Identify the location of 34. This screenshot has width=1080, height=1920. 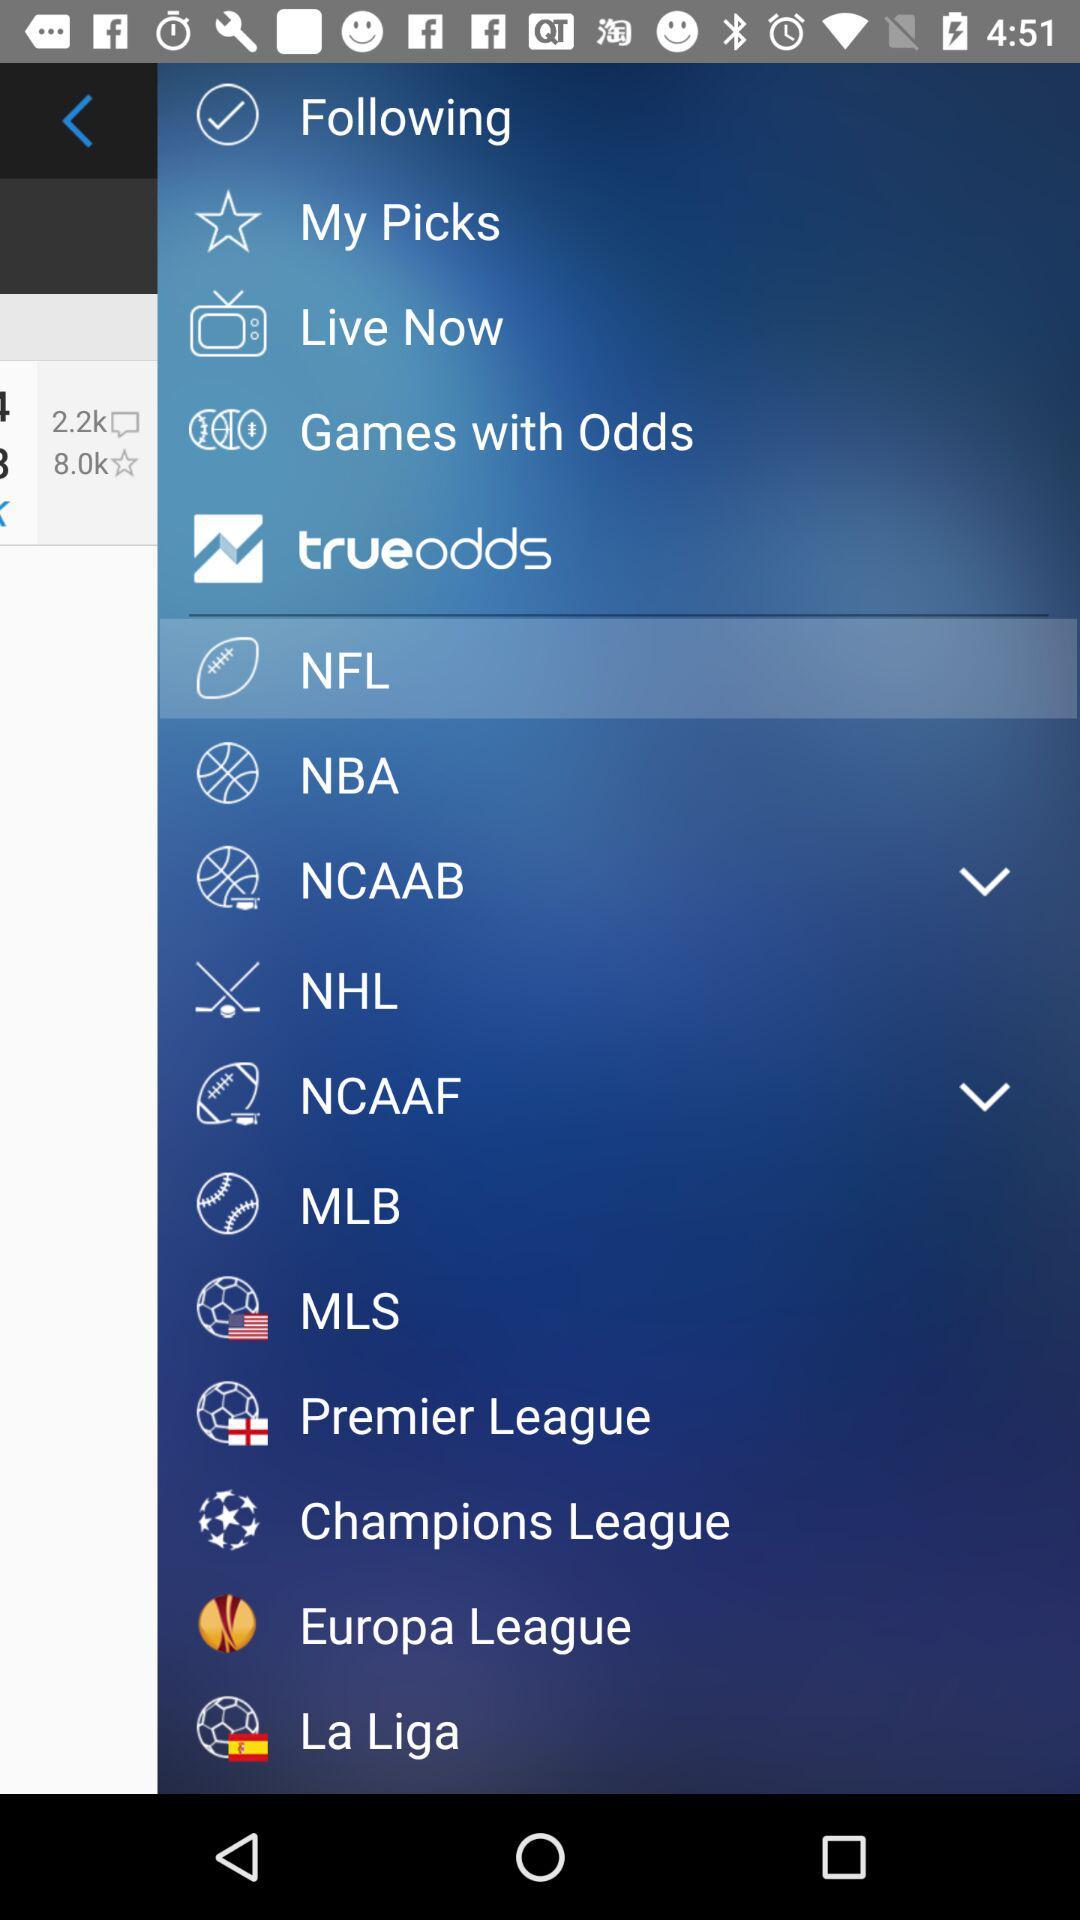
(5, 397).